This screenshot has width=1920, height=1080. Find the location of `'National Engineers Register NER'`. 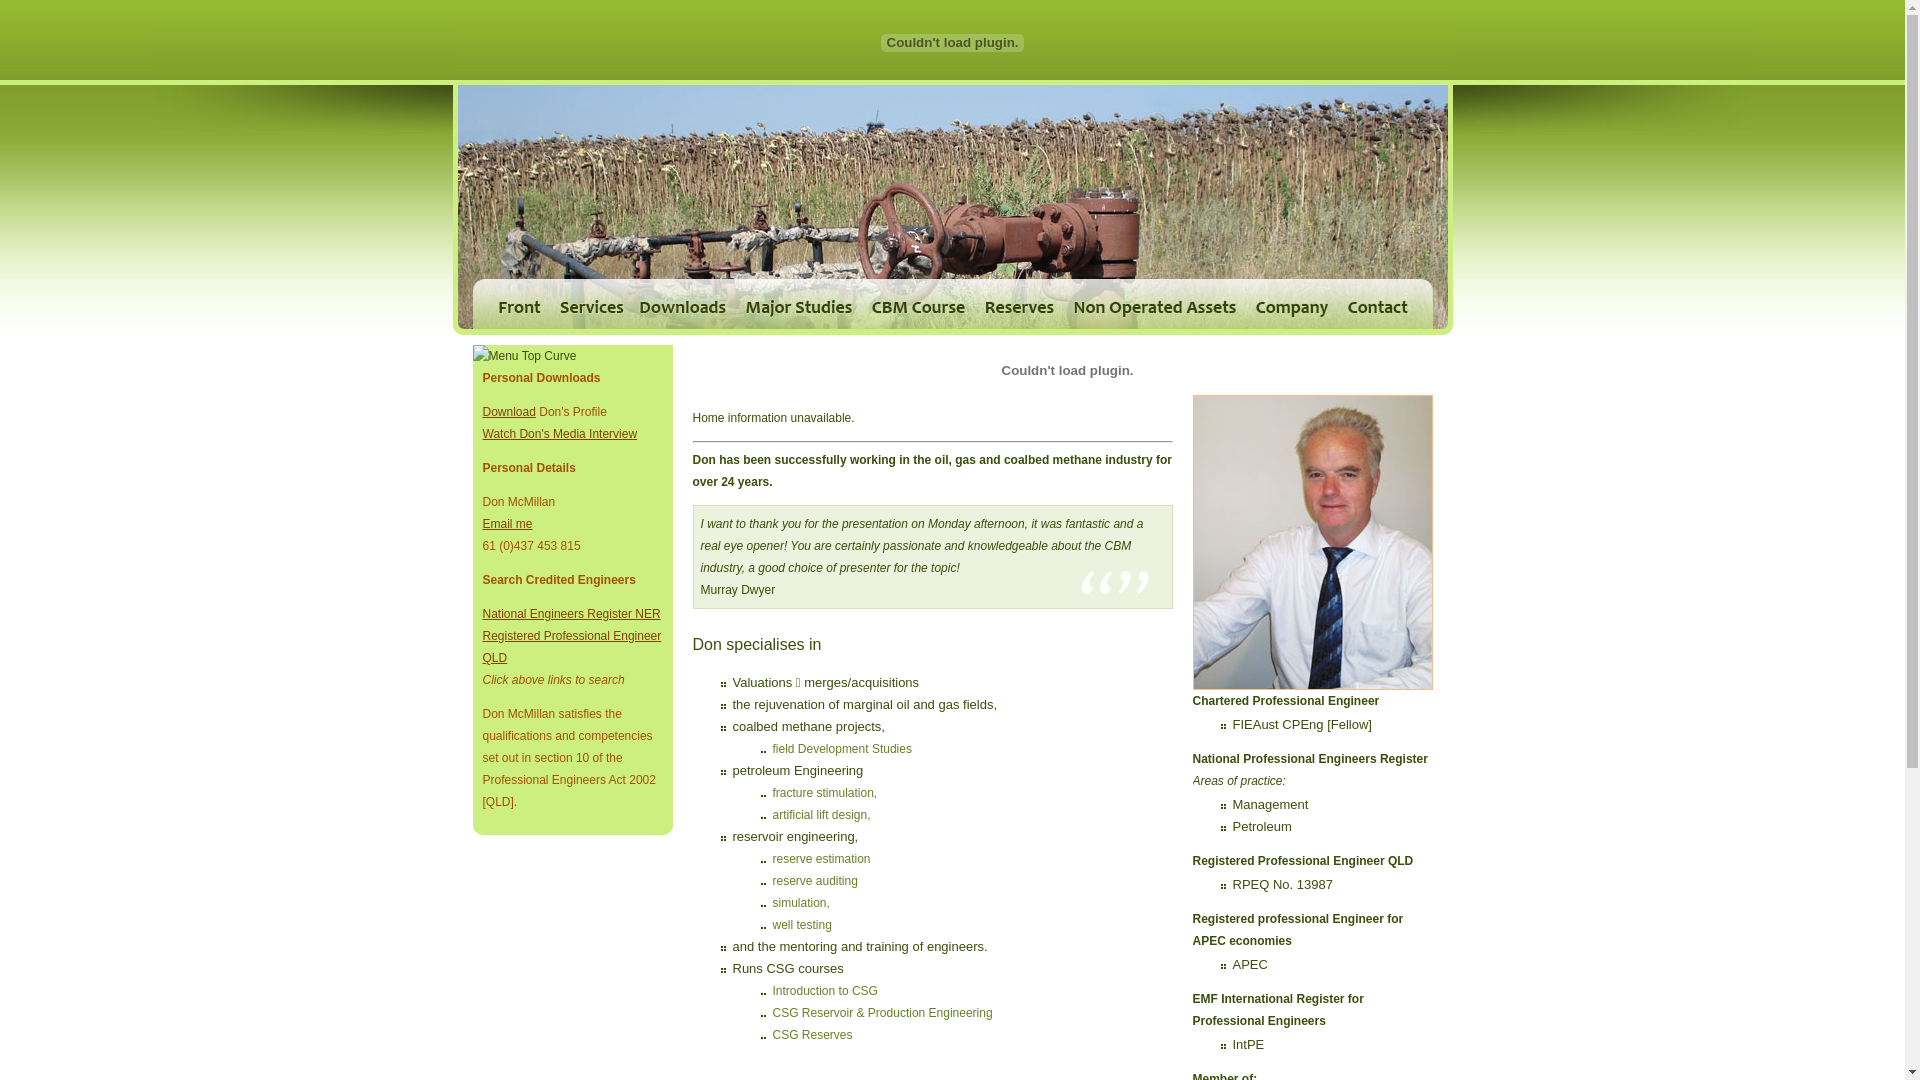

'National Engineers Register NER' is located at coordinates (481, 612).